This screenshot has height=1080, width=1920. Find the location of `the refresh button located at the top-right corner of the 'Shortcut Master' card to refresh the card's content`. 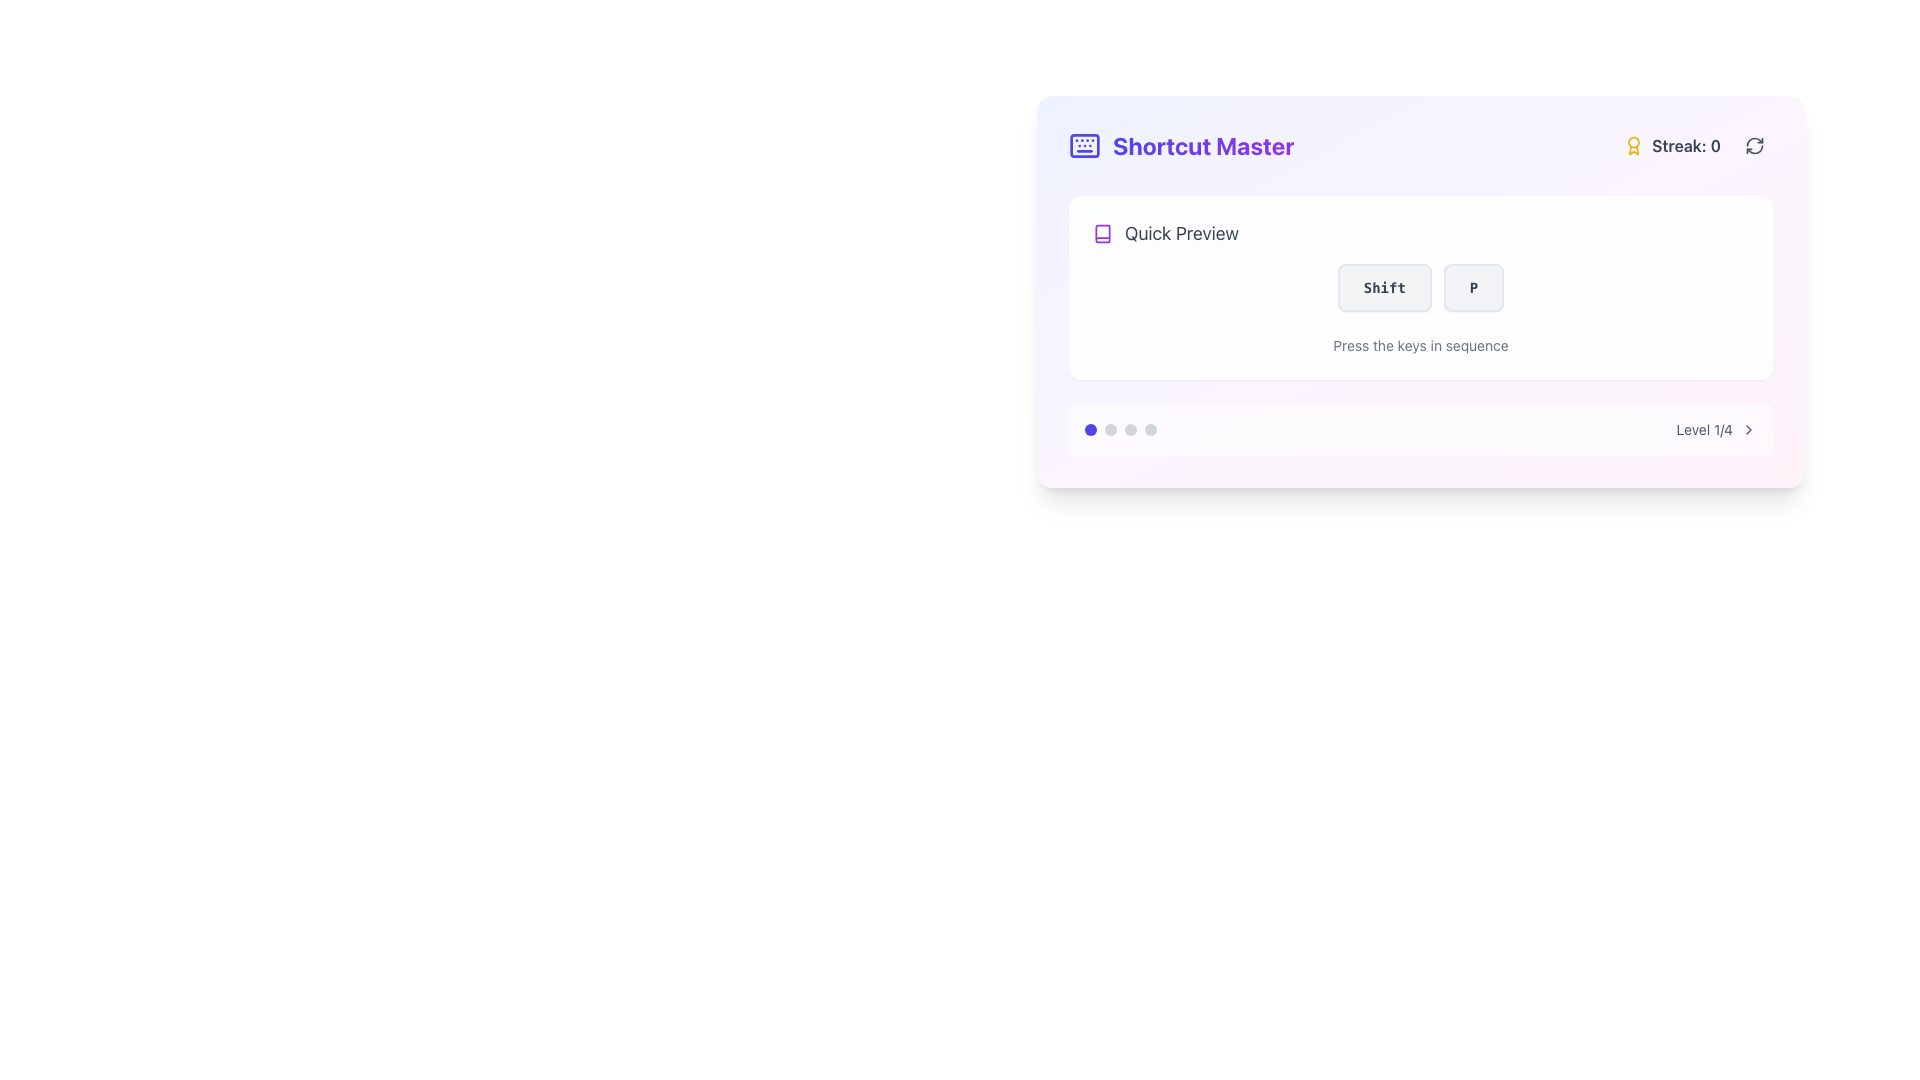

the refresh button located at the top-right corner of the 'Shortcut Master' card to refresh the card's content is located at coordinates (1754, 145).